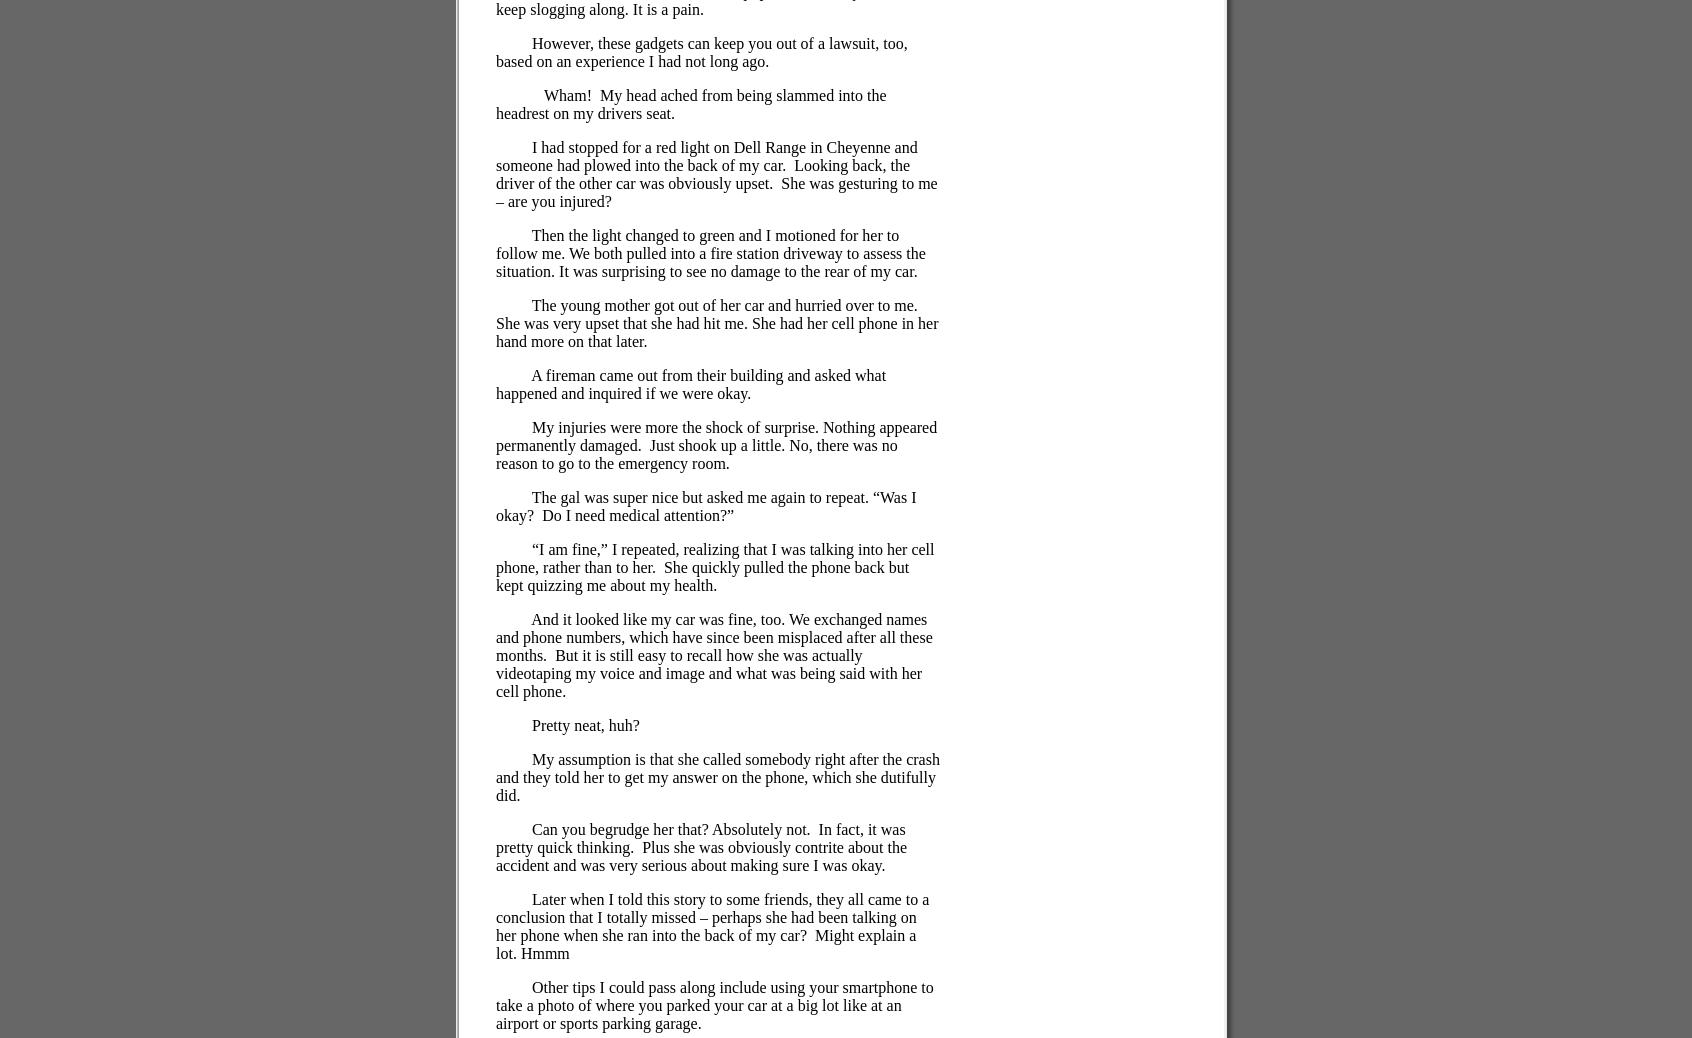  I want to click on 'She
was gesturing to me – are you injured?', so click(715, 191).